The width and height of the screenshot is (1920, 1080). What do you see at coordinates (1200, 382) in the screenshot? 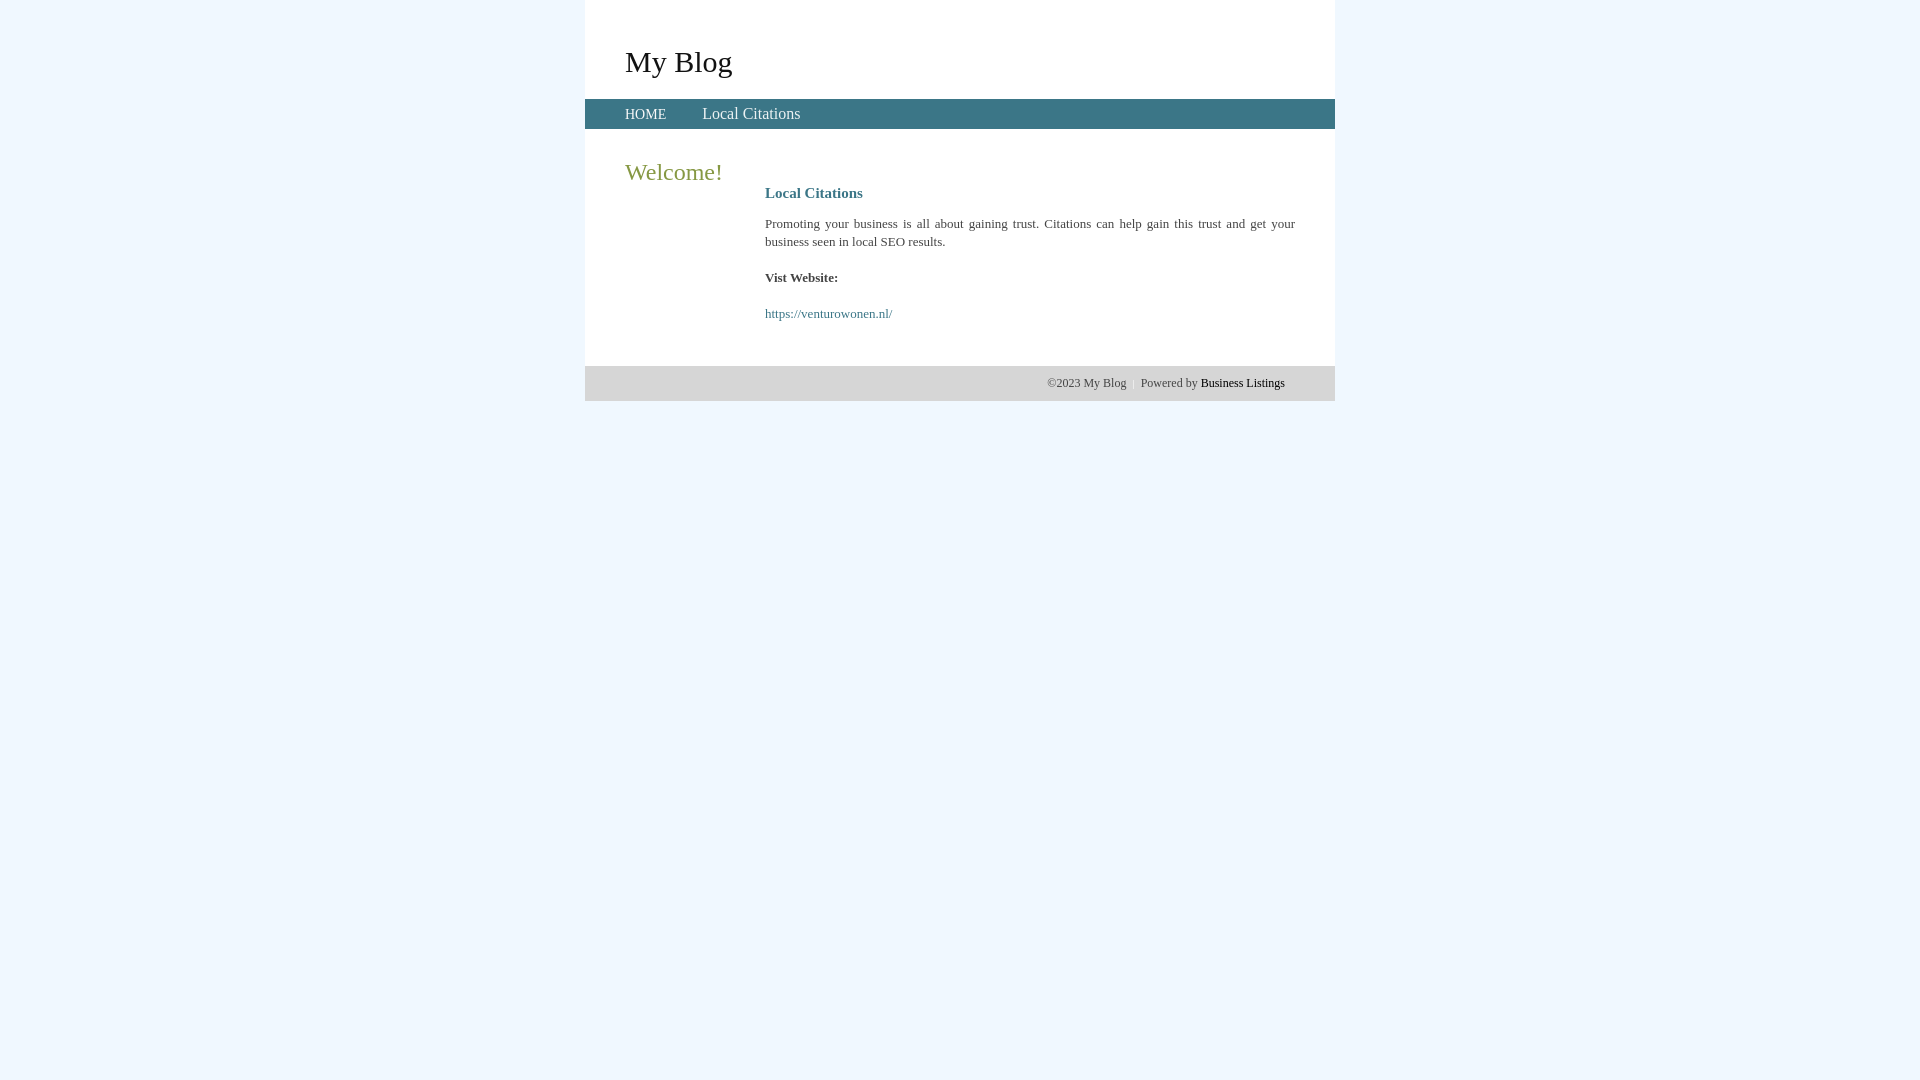
I see `'Business Listings'` at bounding box center [1200, 382].